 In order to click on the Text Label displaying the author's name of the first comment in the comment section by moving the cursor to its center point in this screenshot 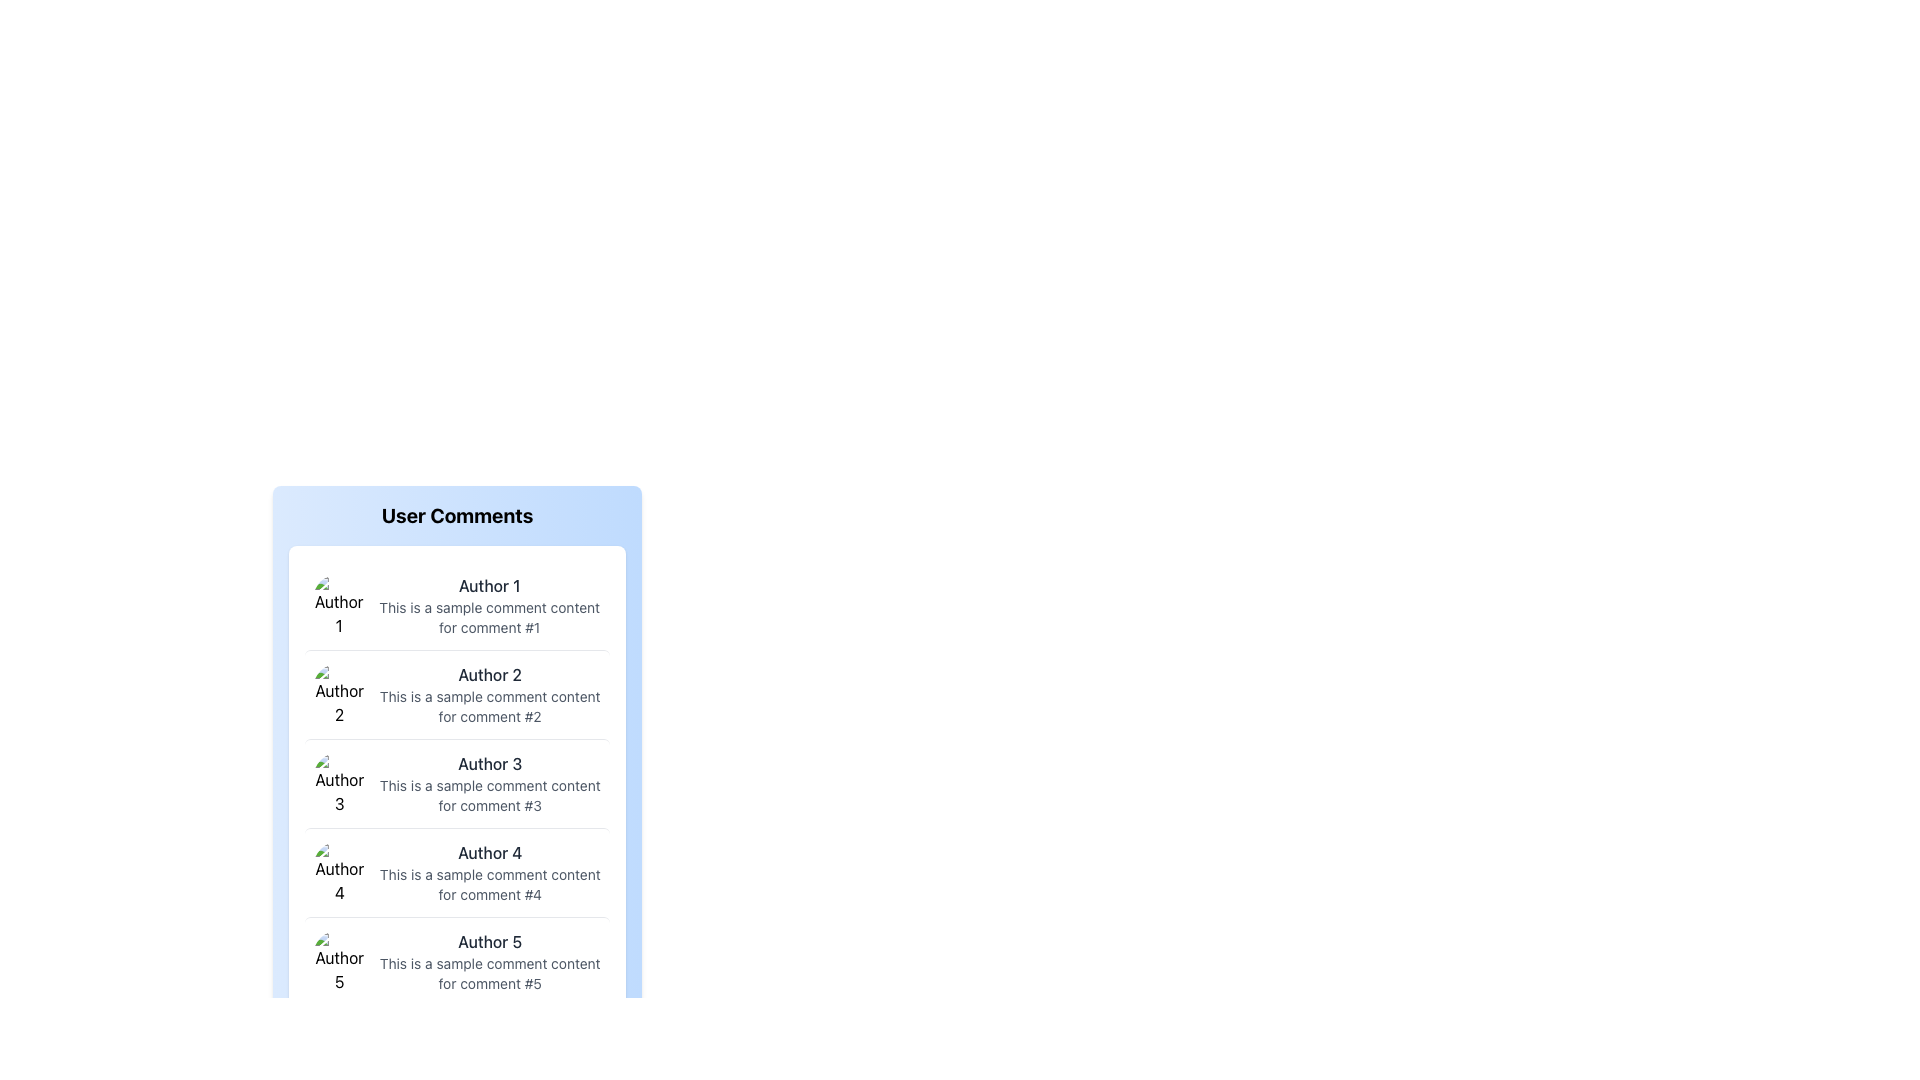, I will do `click(489, 585)`.